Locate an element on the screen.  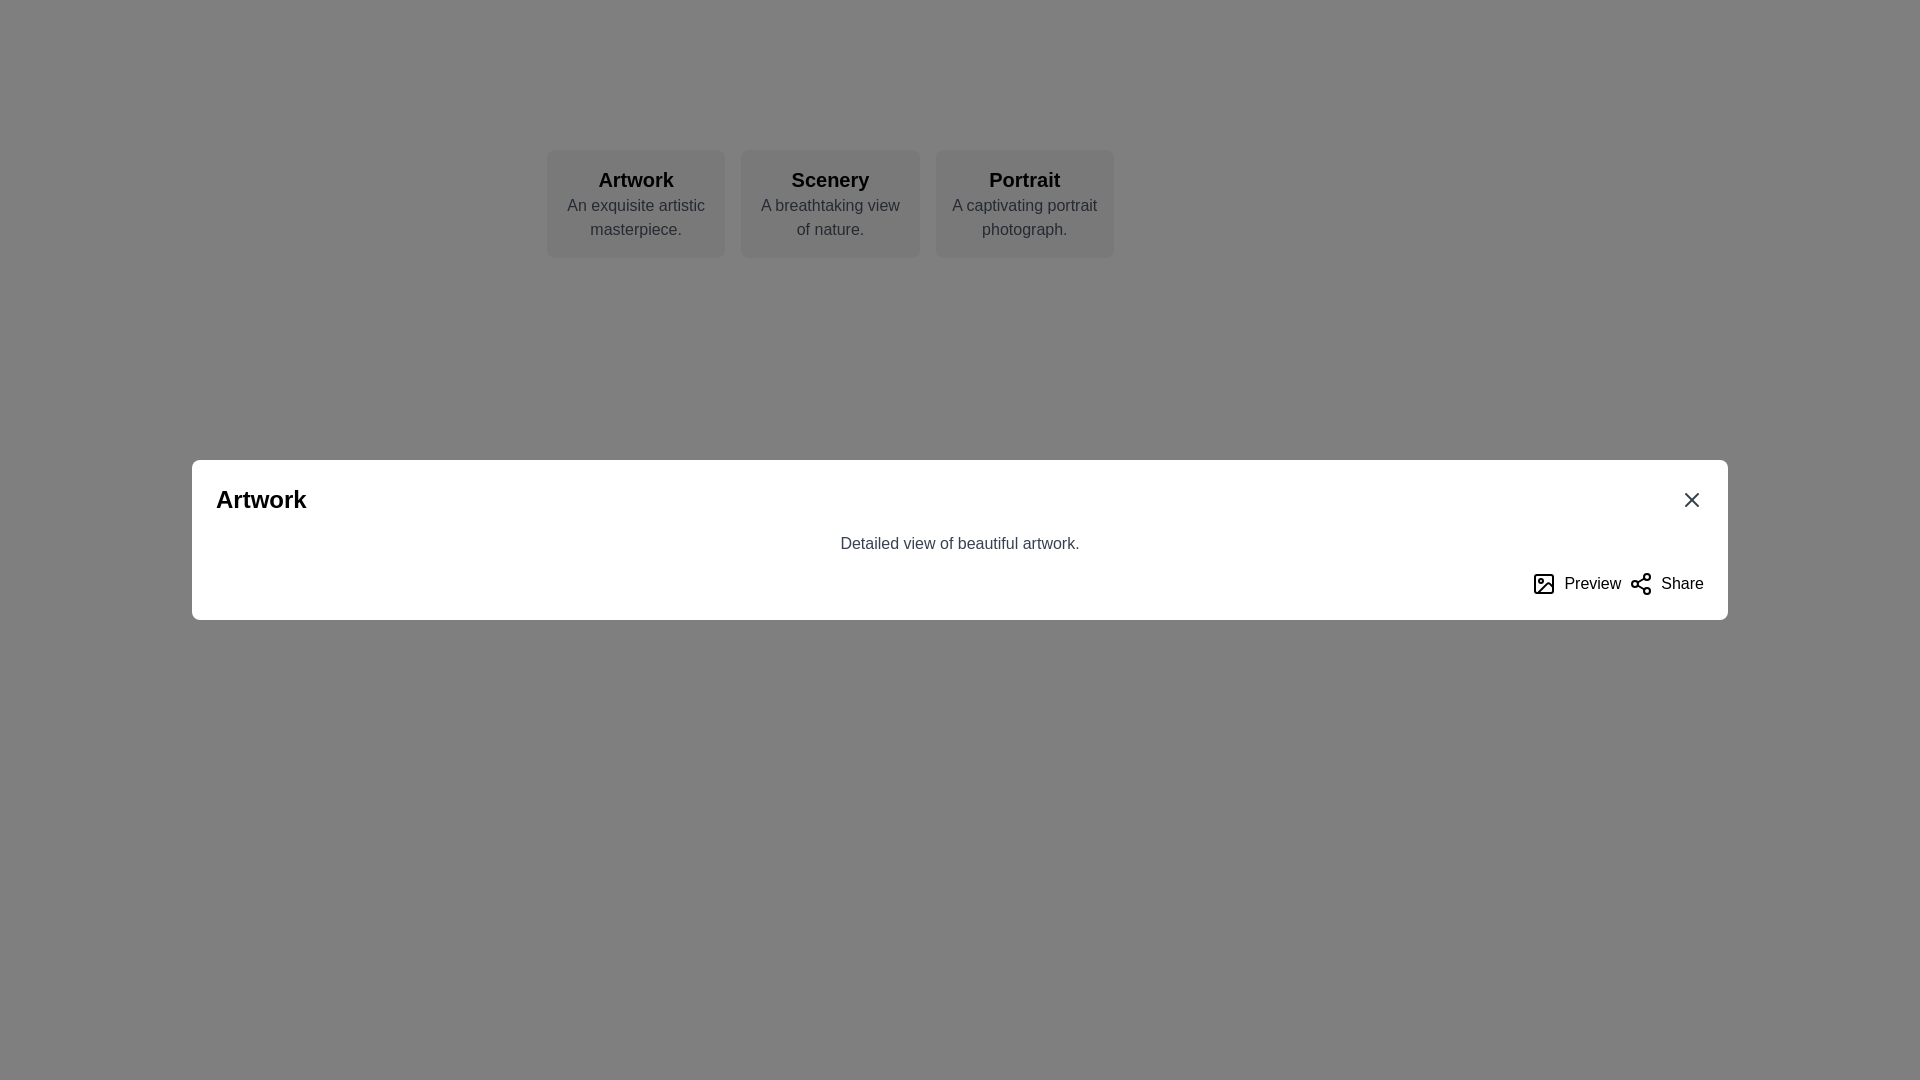
the Text label that provides descriptive detail about the artwork, located directly under the bold title 'Artwork' and above the 'Preview' and 'Share' options is located at coordinates (960, 543).